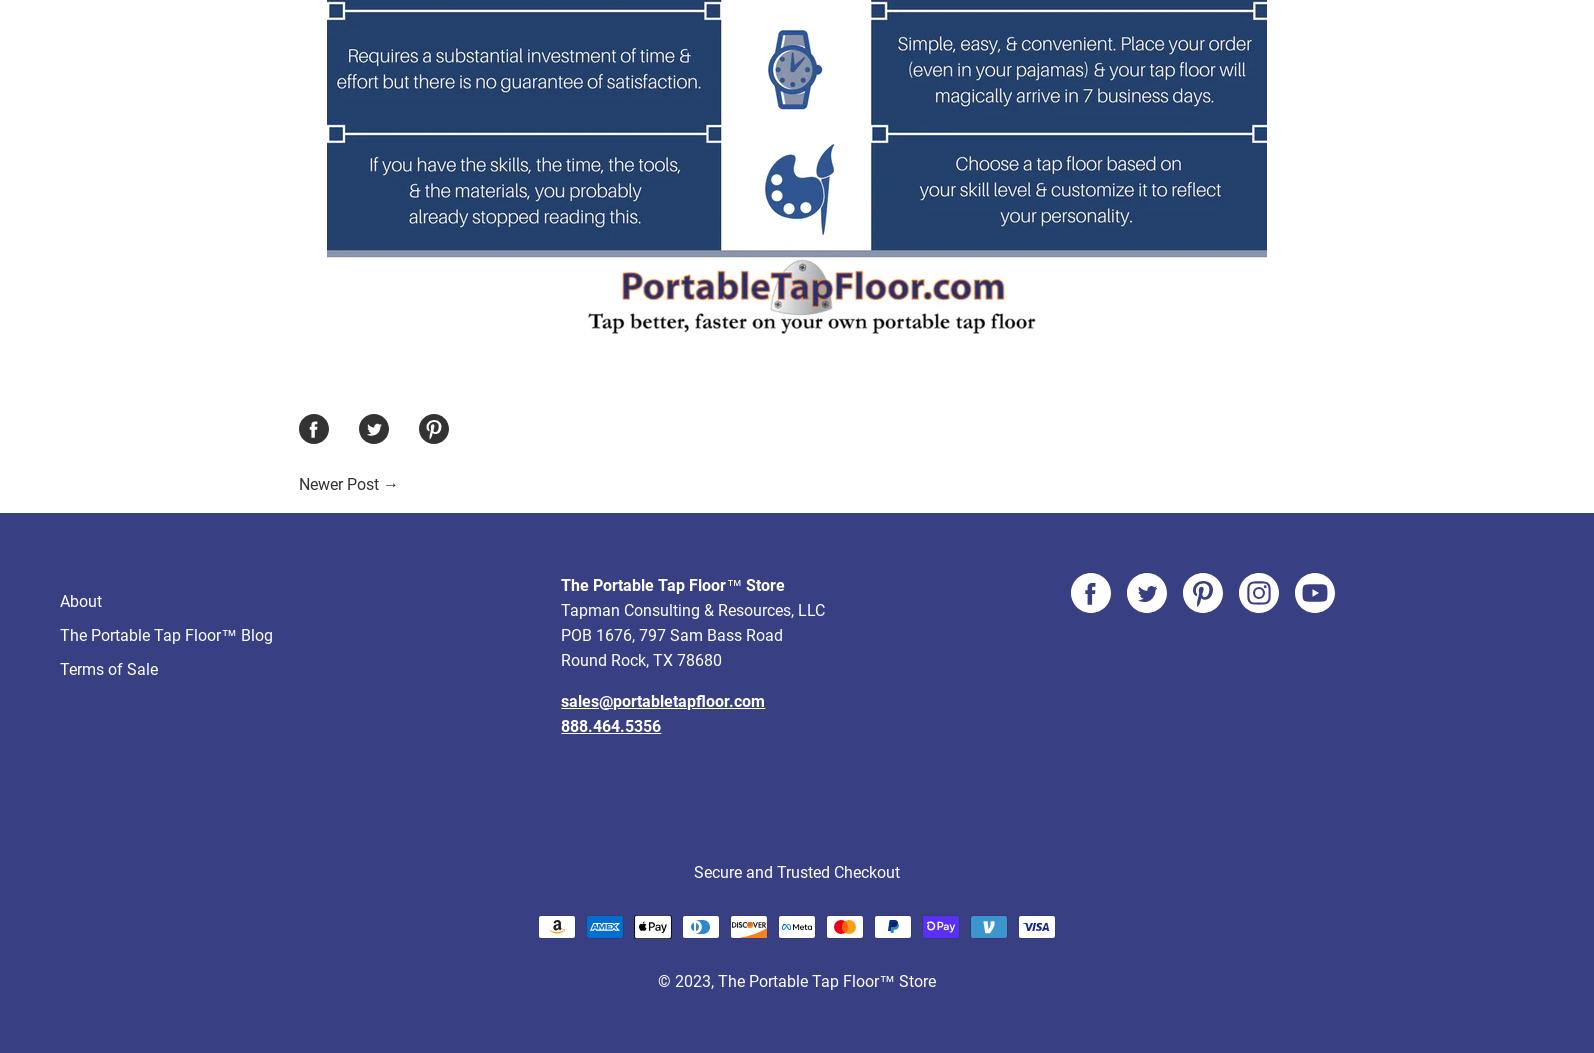  I want to click on 'The Portable Tap Floor™ Blog', so click(166, 559).